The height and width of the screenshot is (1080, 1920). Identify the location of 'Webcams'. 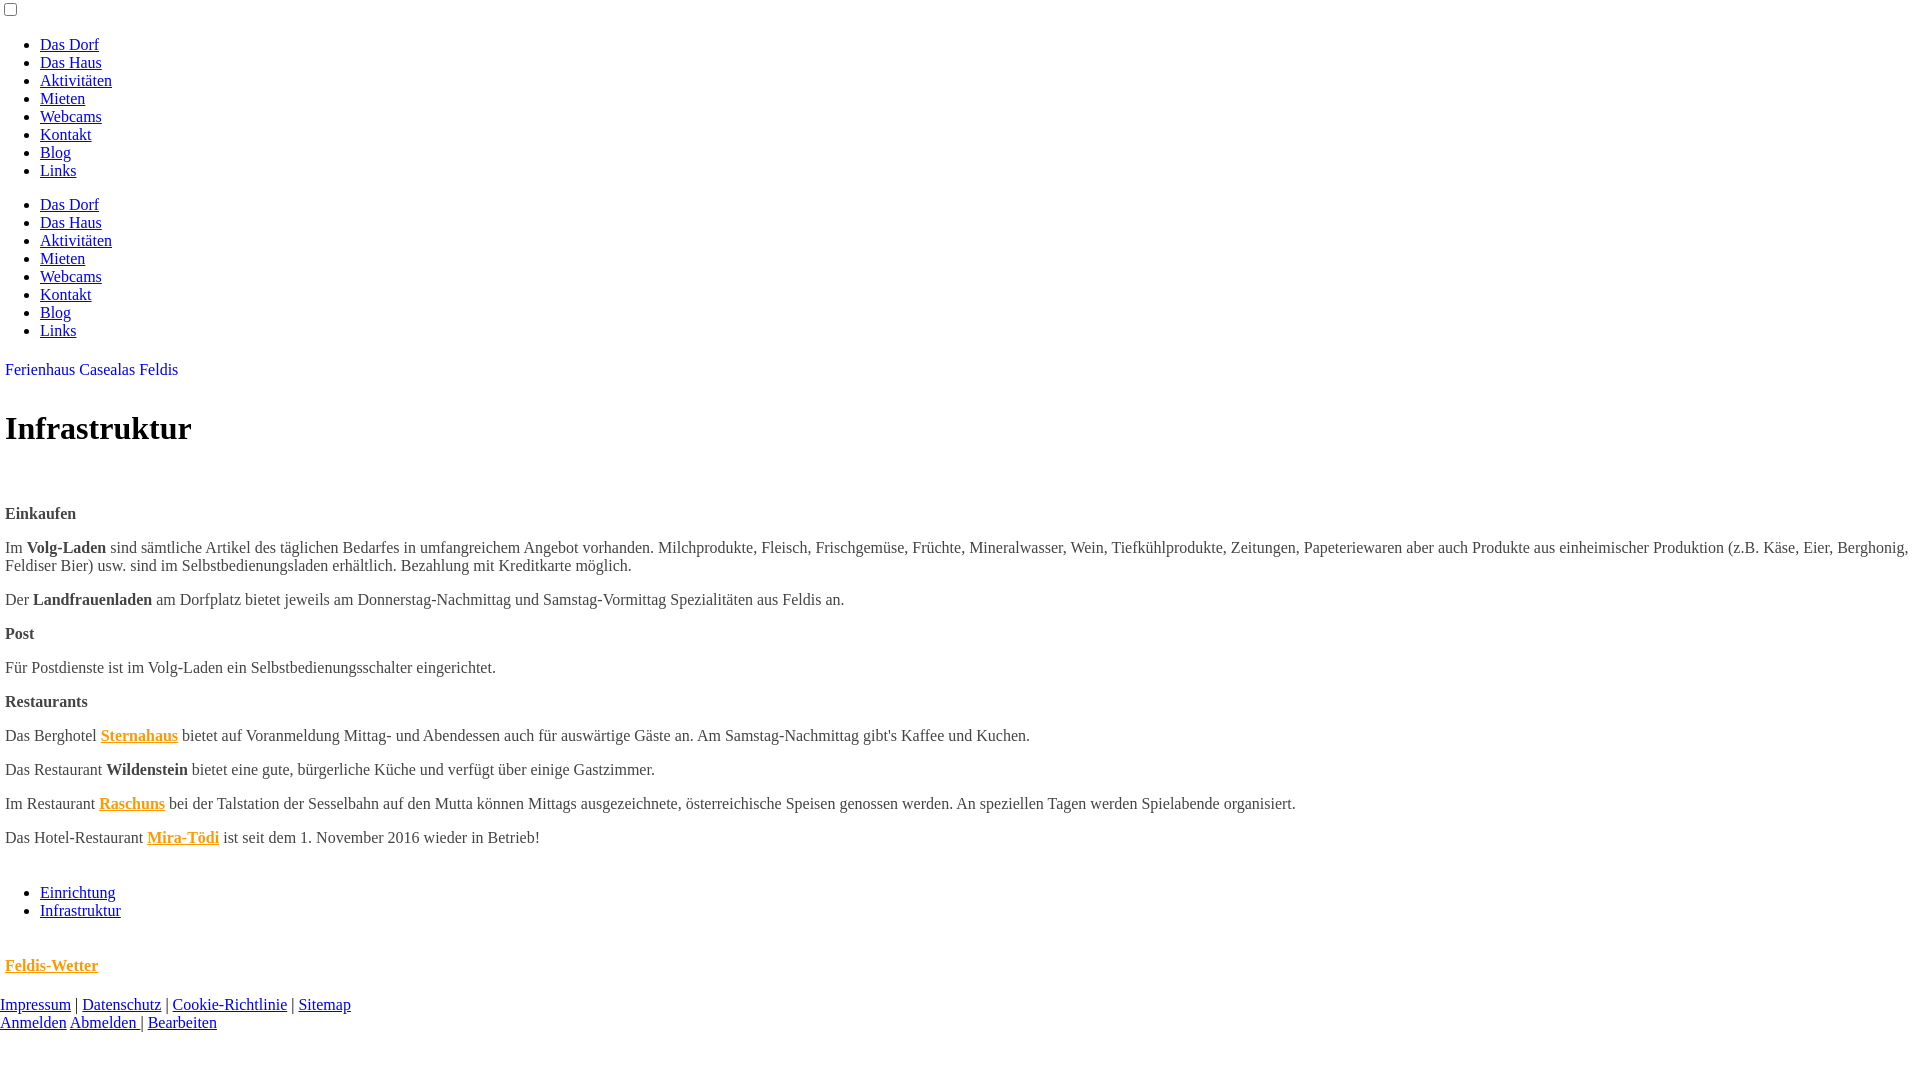
(71, 116).